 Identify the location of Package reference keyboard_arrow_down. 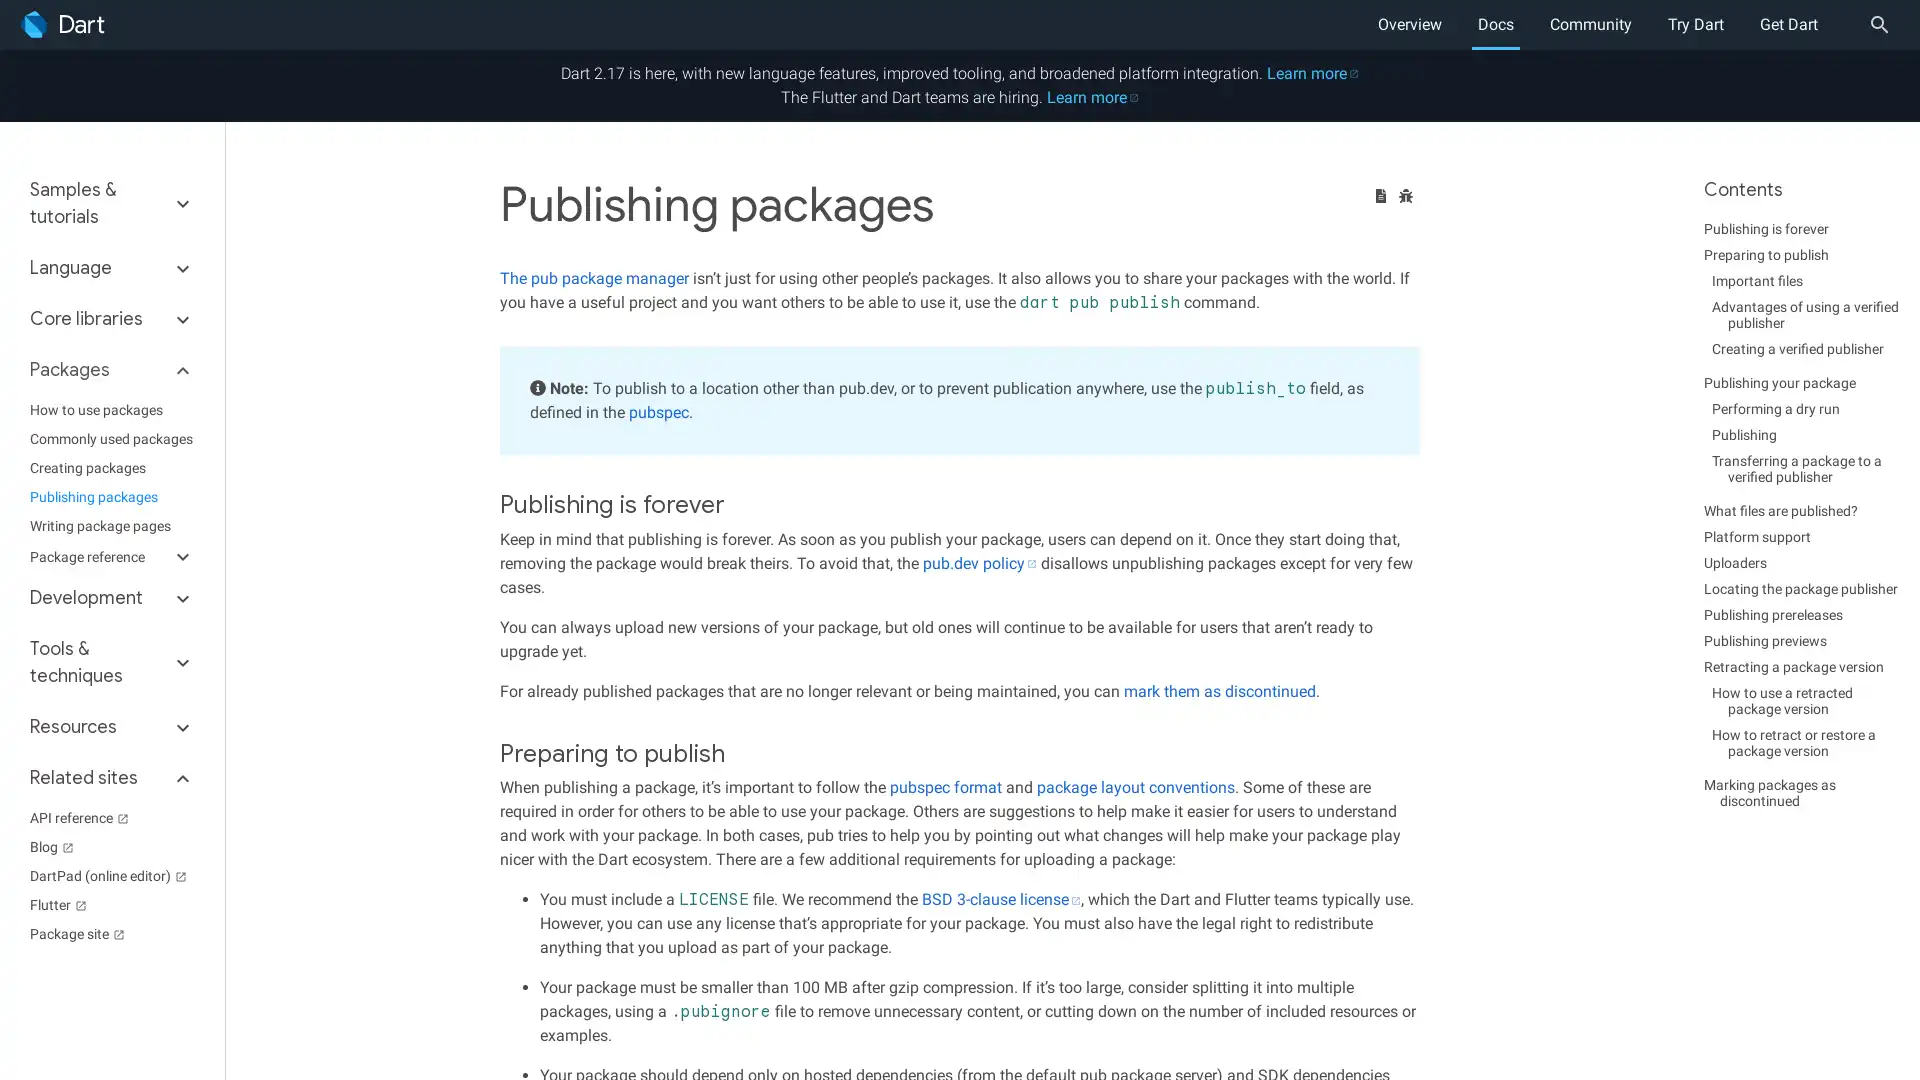
(111, 556).